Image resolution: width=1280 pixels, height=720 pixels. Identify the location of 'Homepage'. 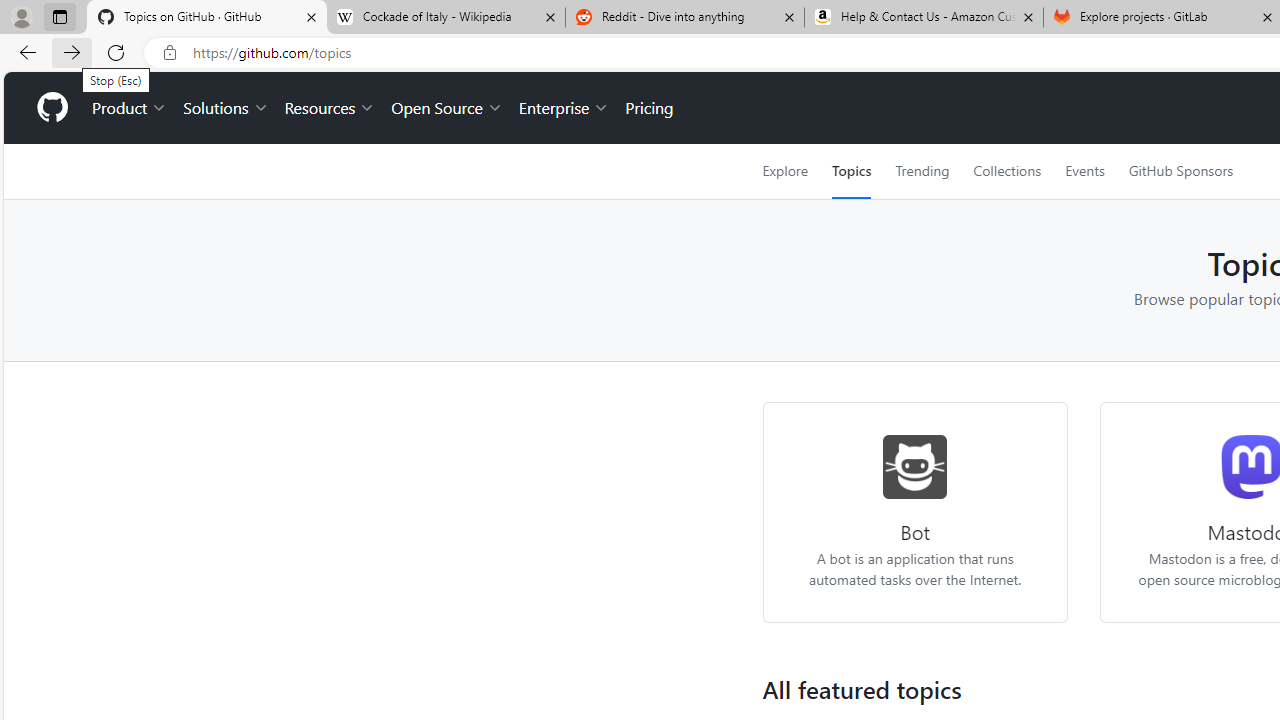
(51, 108).